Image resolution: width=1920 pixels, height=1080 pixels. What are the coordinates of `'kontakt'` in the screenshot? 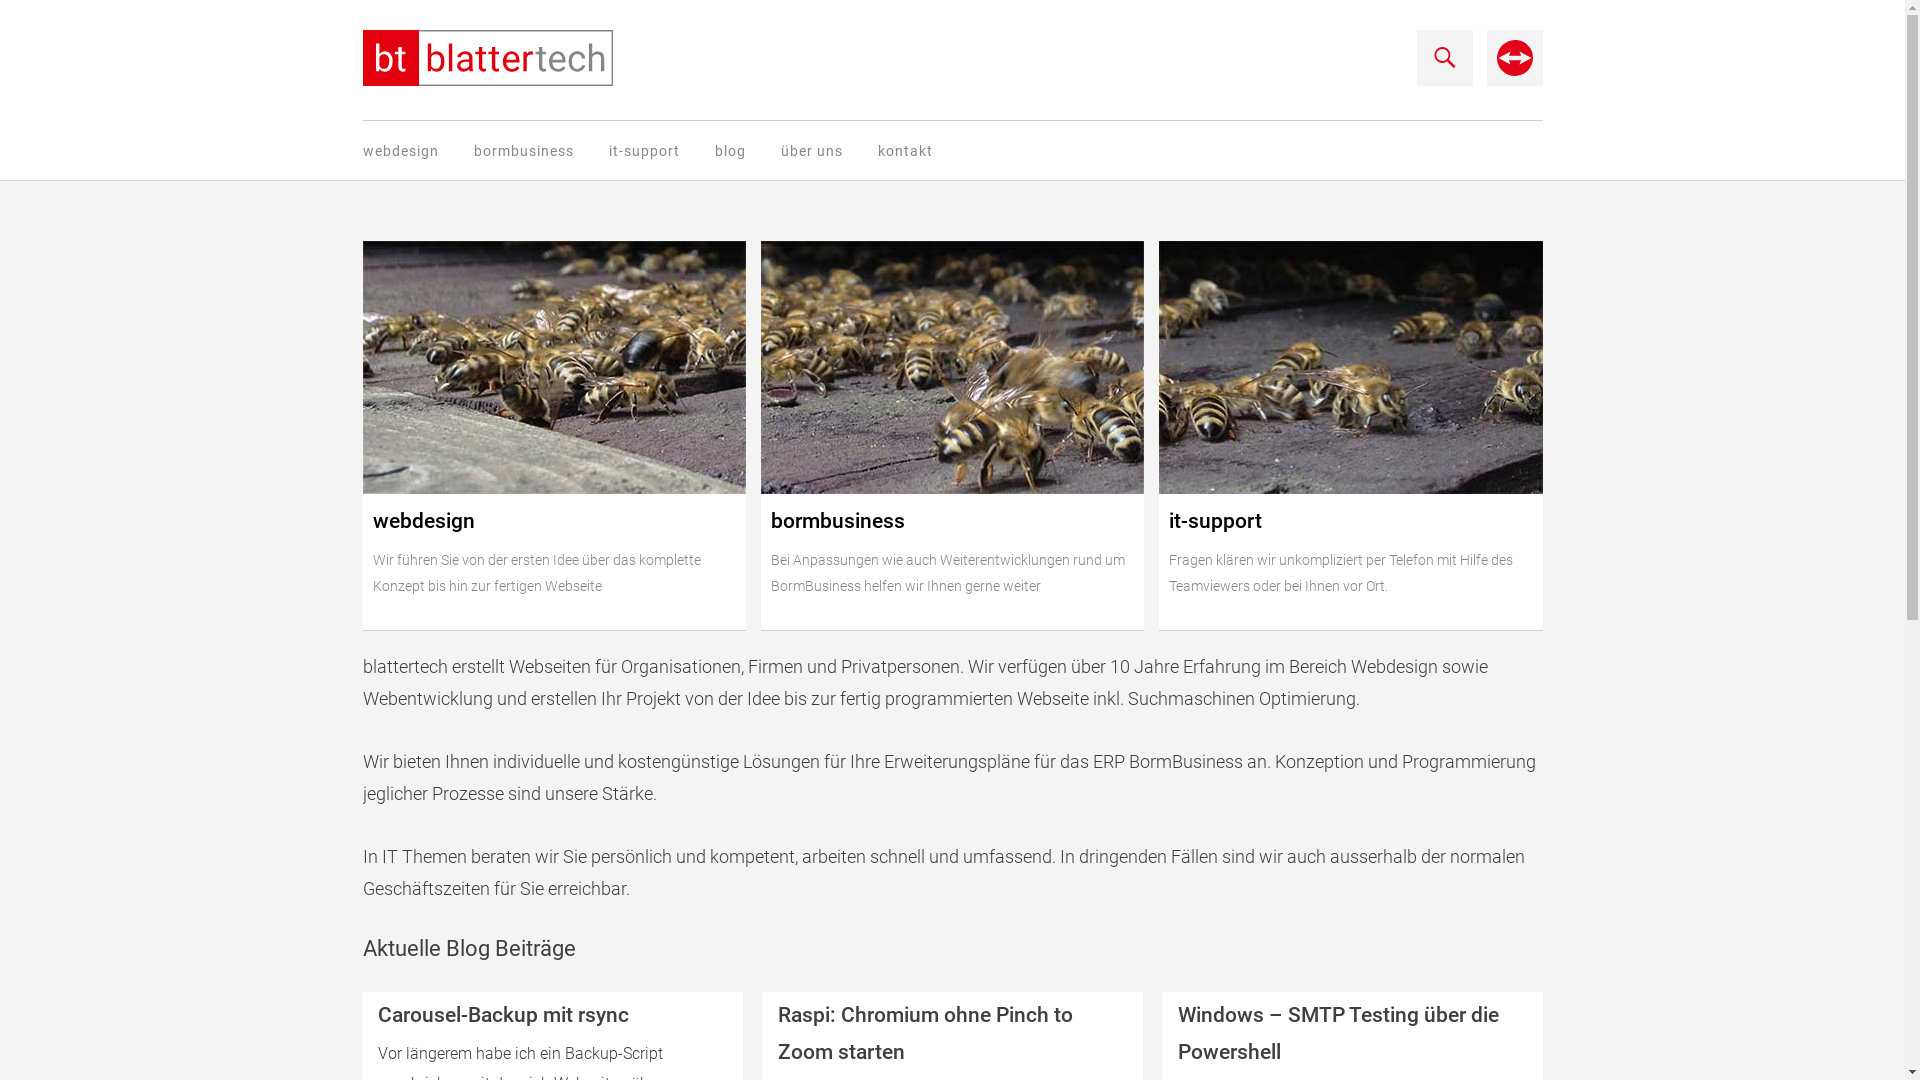 It's located at (904, 149).